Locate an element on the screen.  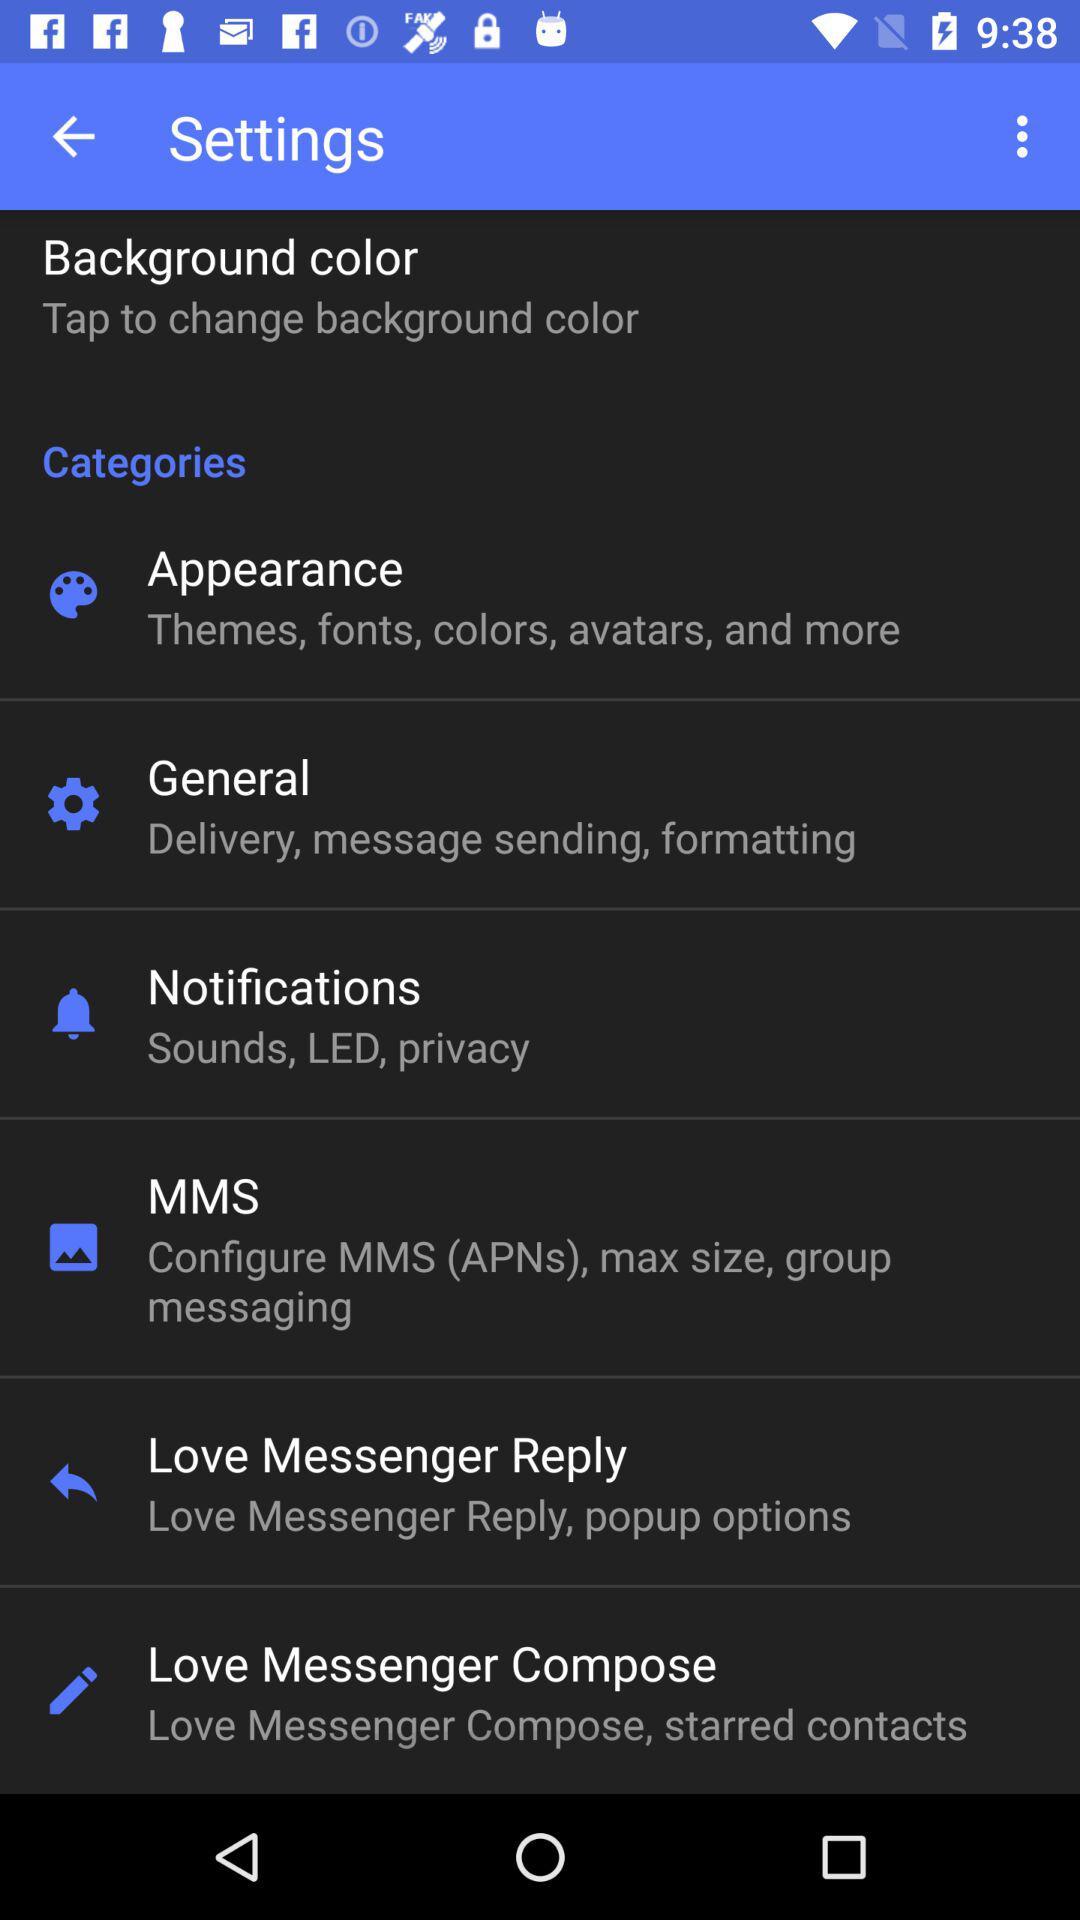
item above sounds, led, privacy item is located at coordinates (284, 985).